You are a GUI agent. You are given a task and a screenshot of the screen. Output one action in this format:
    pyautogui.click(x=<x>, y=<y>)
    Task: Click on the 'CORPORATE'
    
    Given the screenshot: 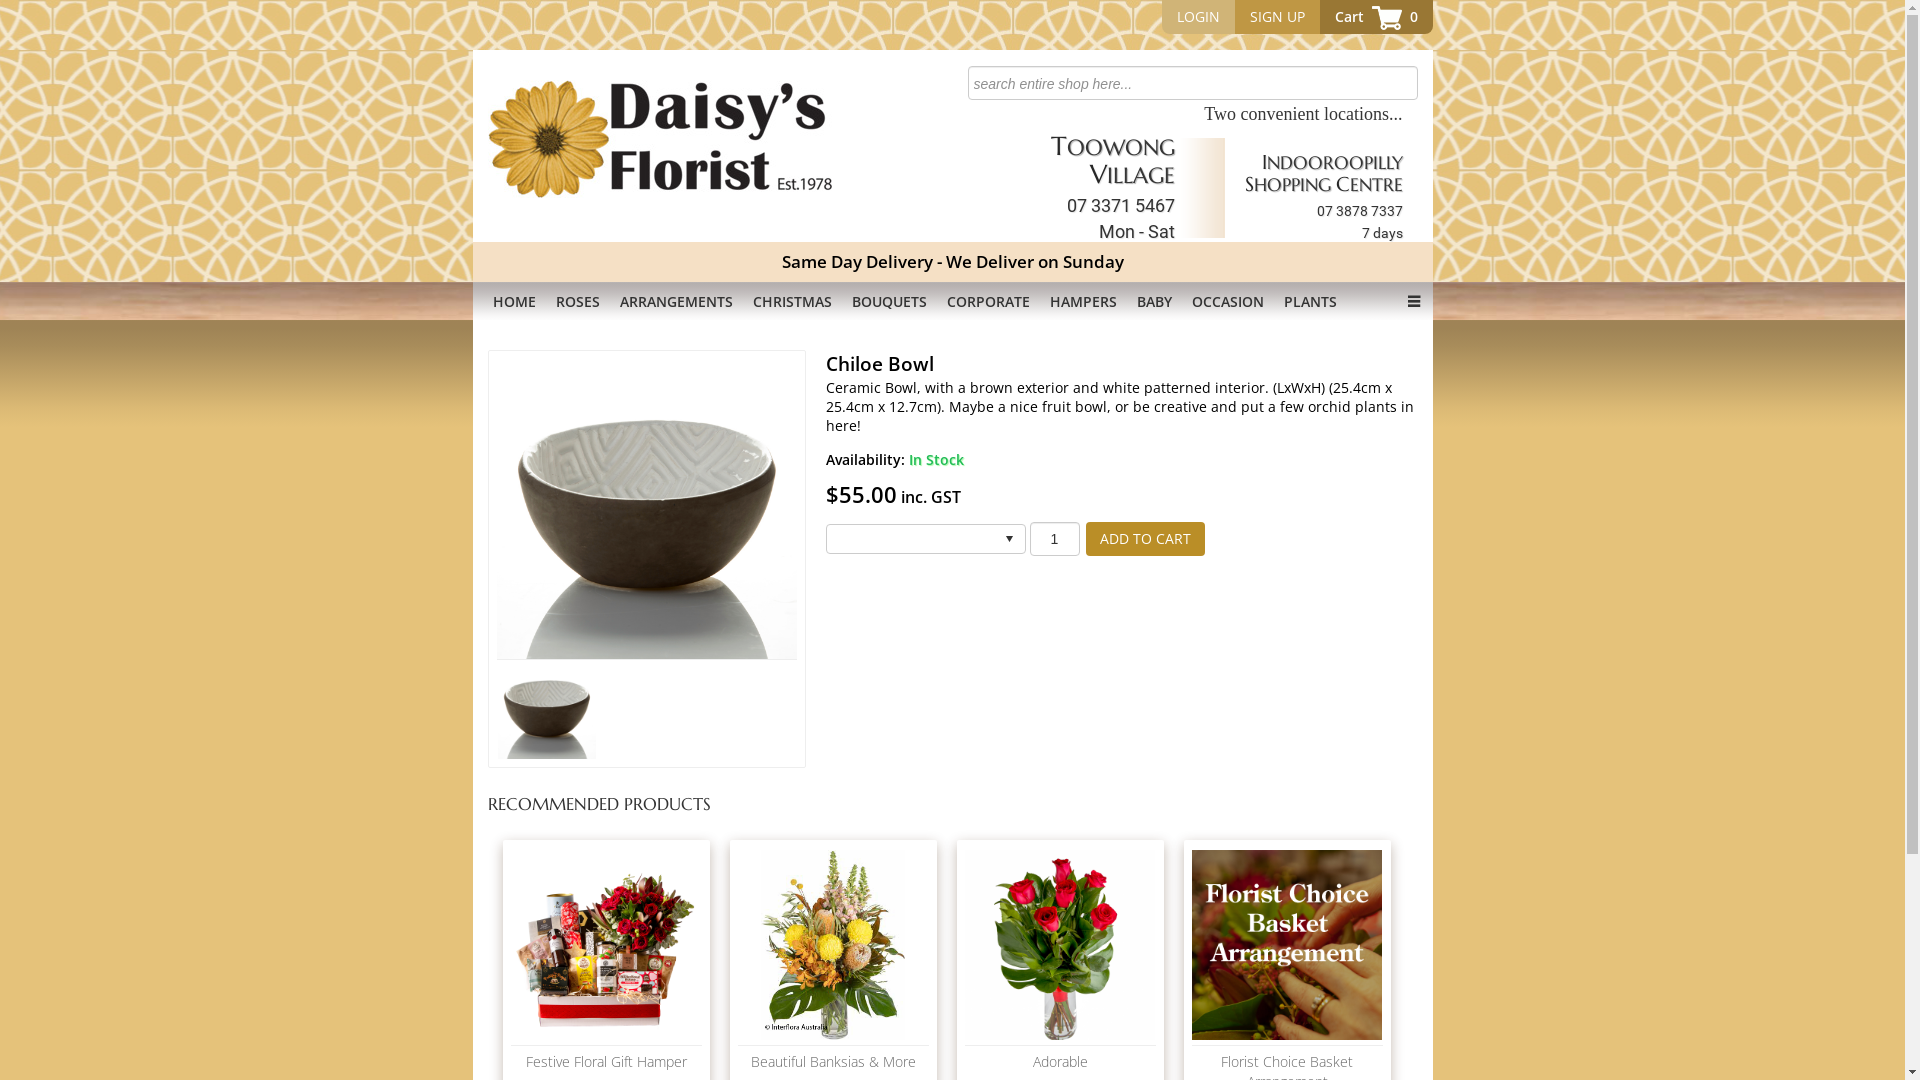 What is the action you would take?
    pyautogui.click(x=987, y=301)
    